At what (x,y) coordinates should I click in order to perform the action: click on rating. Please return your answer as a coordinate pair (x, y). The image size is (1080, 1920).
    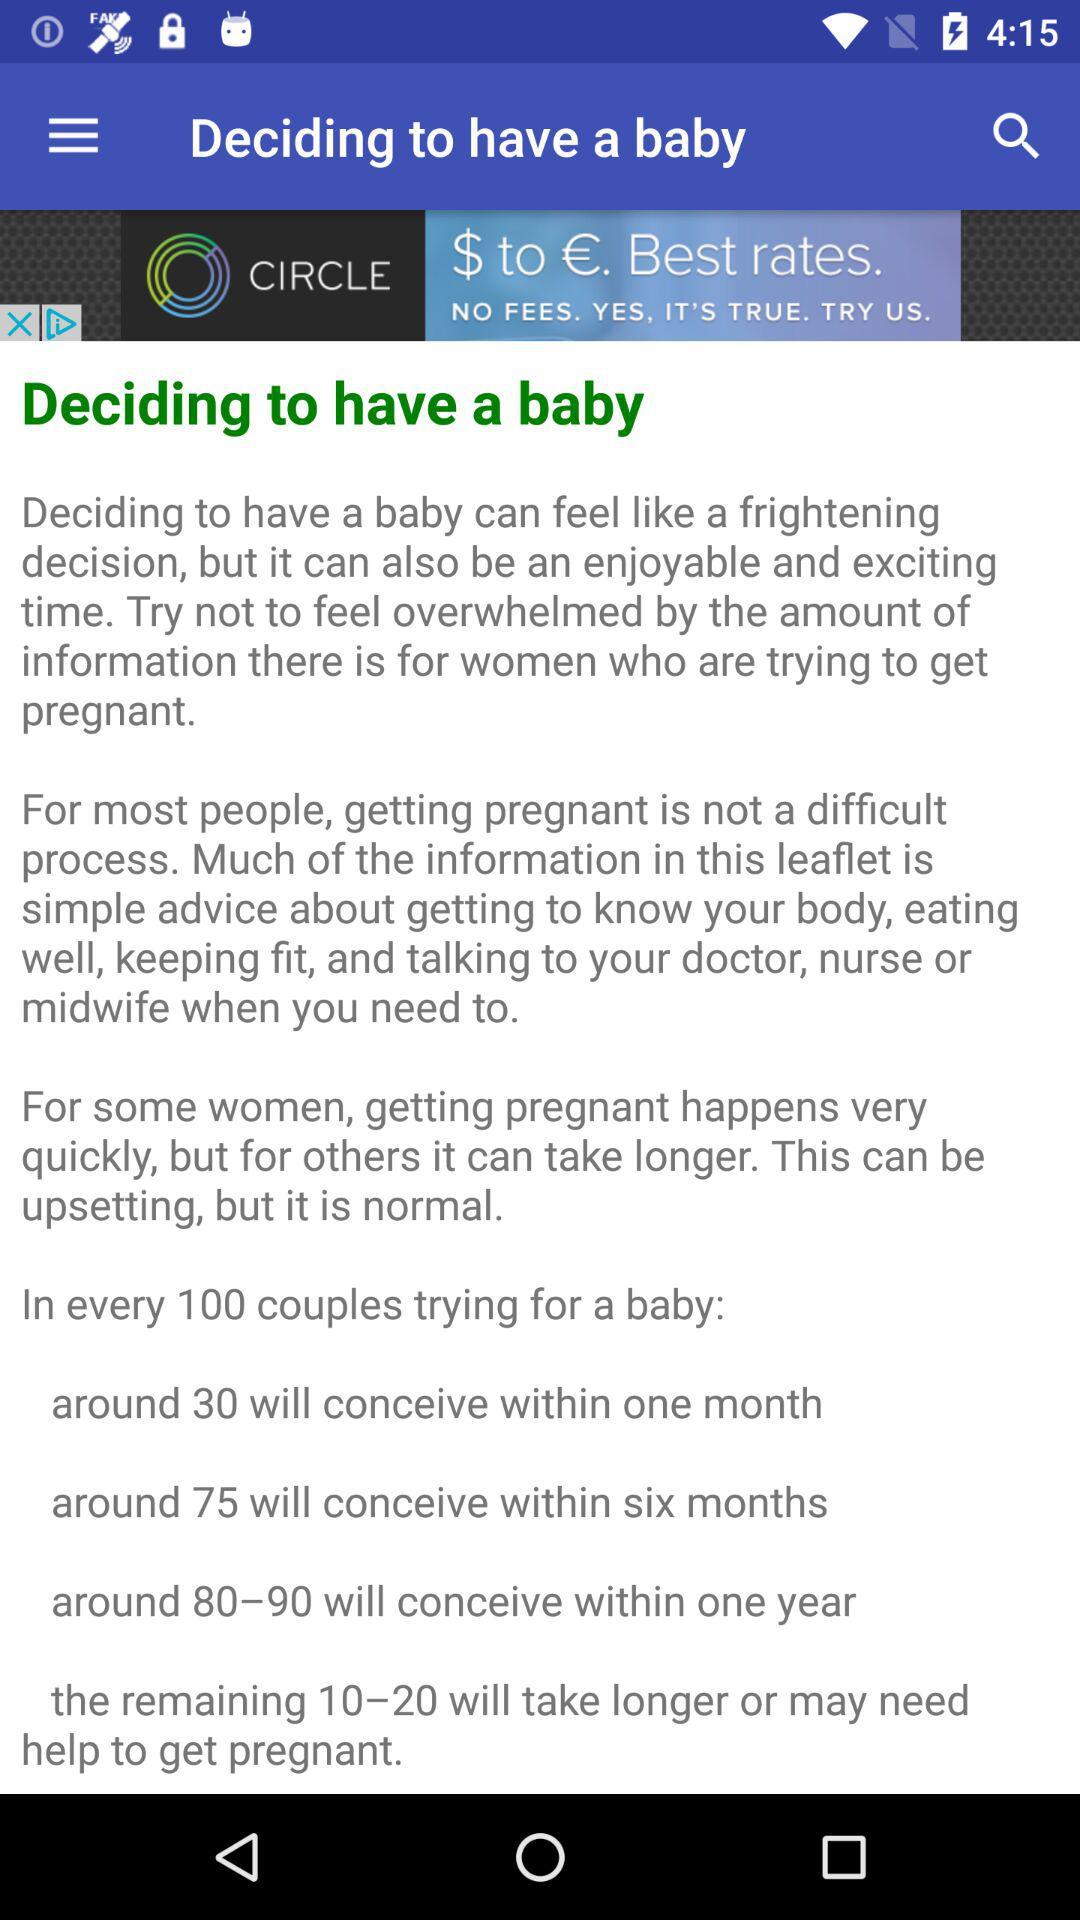
    Looking at the image, I should click on (540, 274).